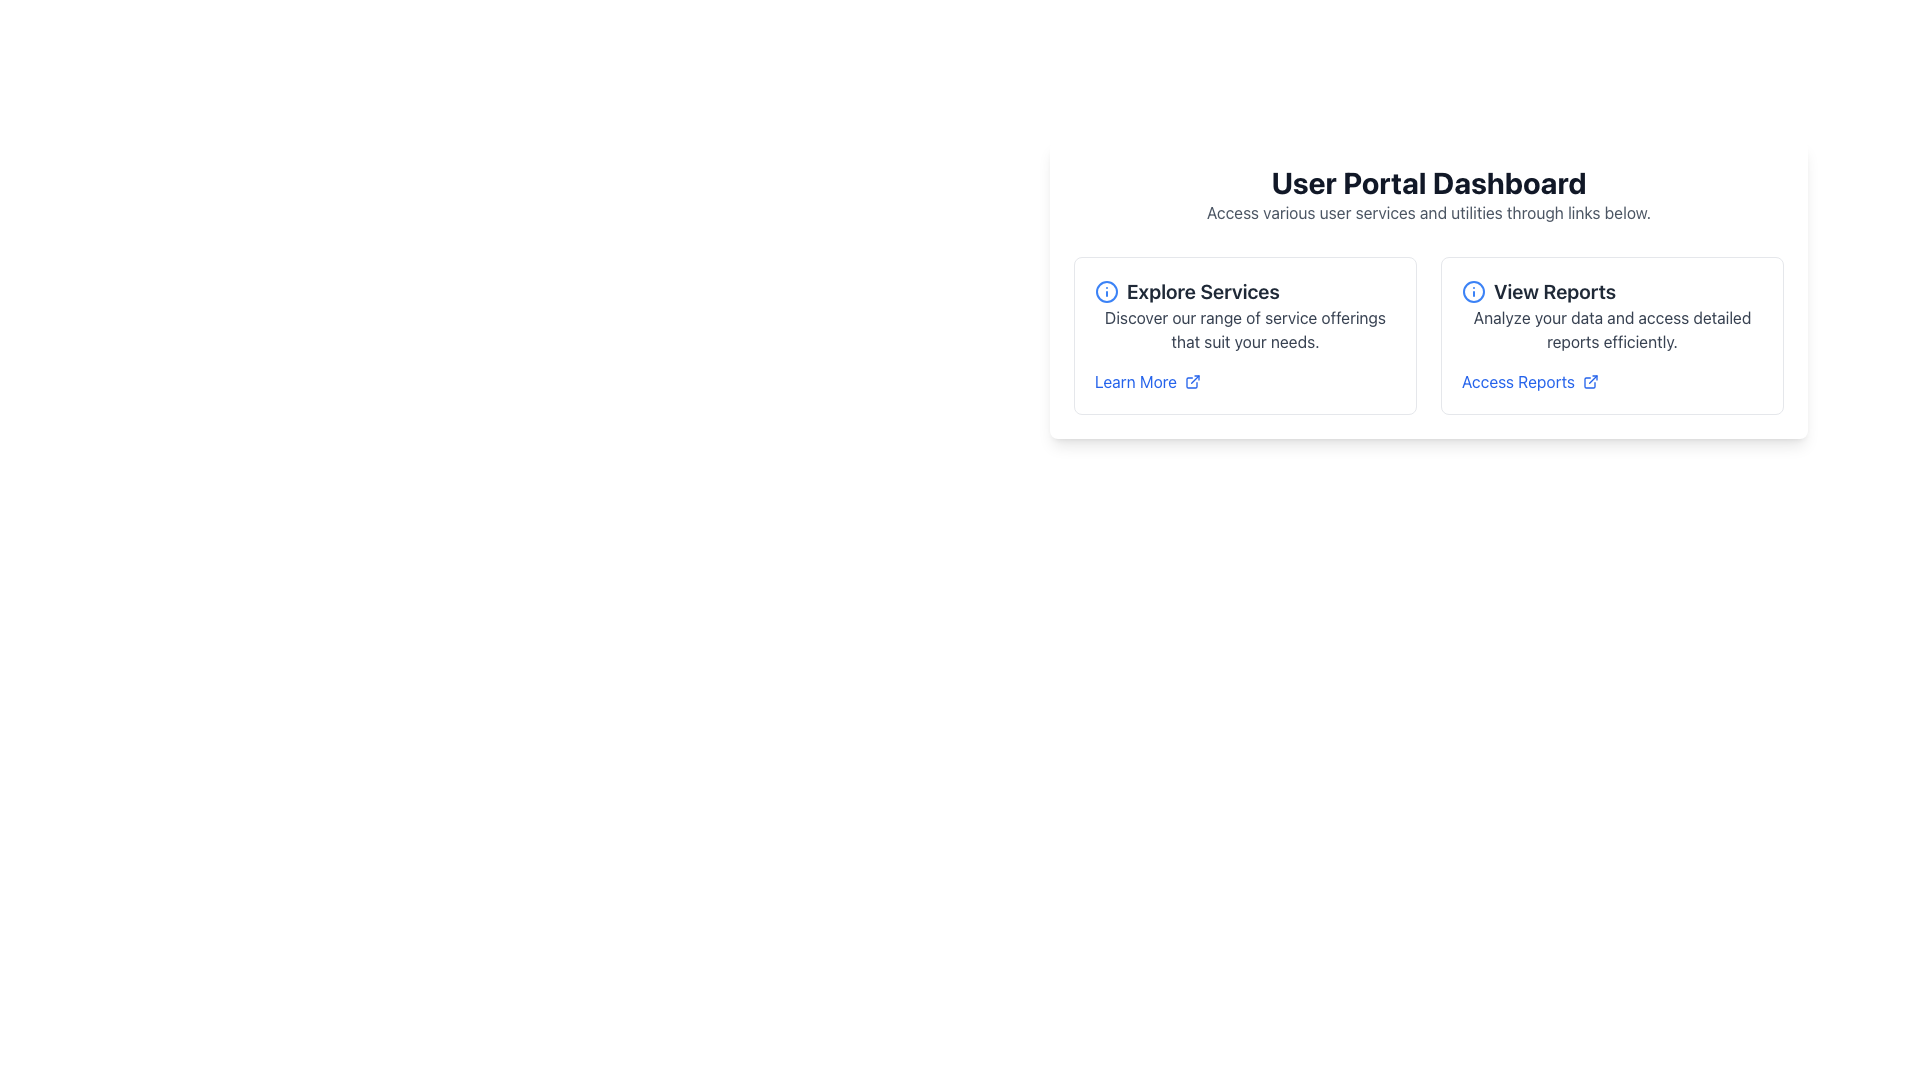  What do you see at coordinates (1193, 381) in the screenshot?
I see `the external link icon, which is a small icon with a blue stroke representing an arrow extending from a box, located next to the 'Learn More' text in the 'Explore Services' section` at bounding box center [1193, 381].